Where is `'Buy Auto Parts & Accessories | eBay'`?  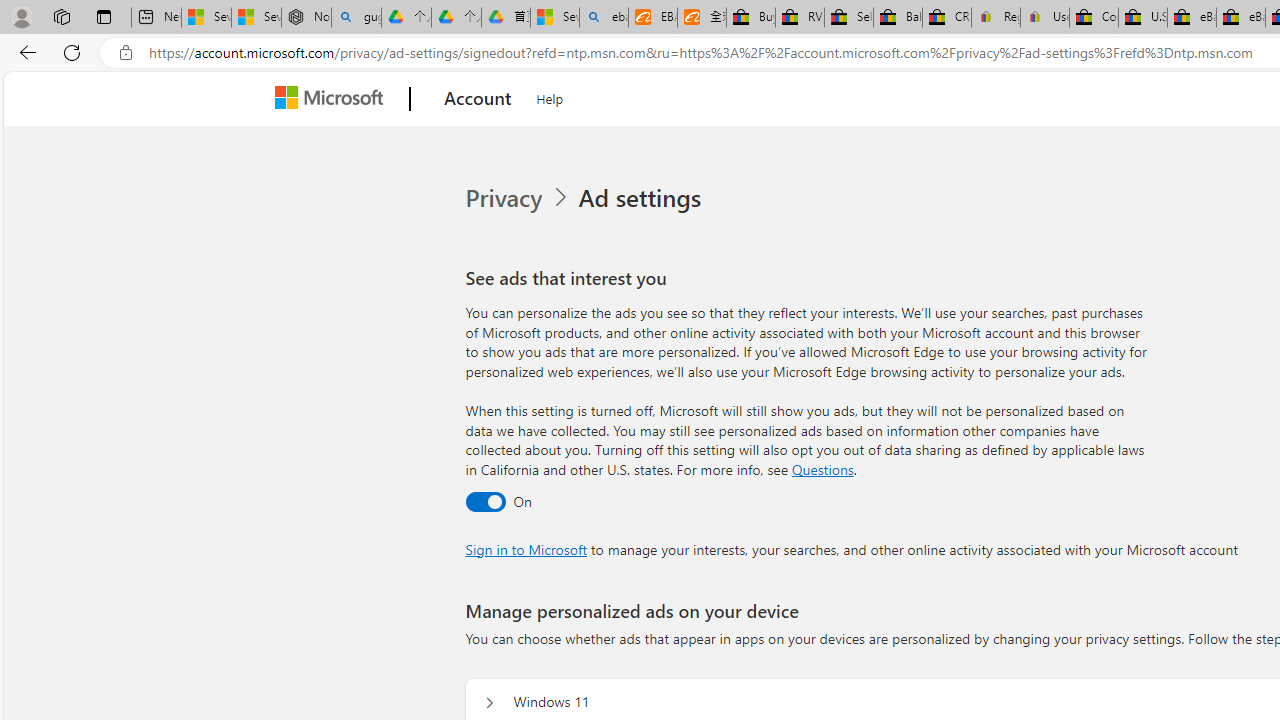
'Buy Auto Parts & Accessories | eBay' is located at coordinates (749, 17).